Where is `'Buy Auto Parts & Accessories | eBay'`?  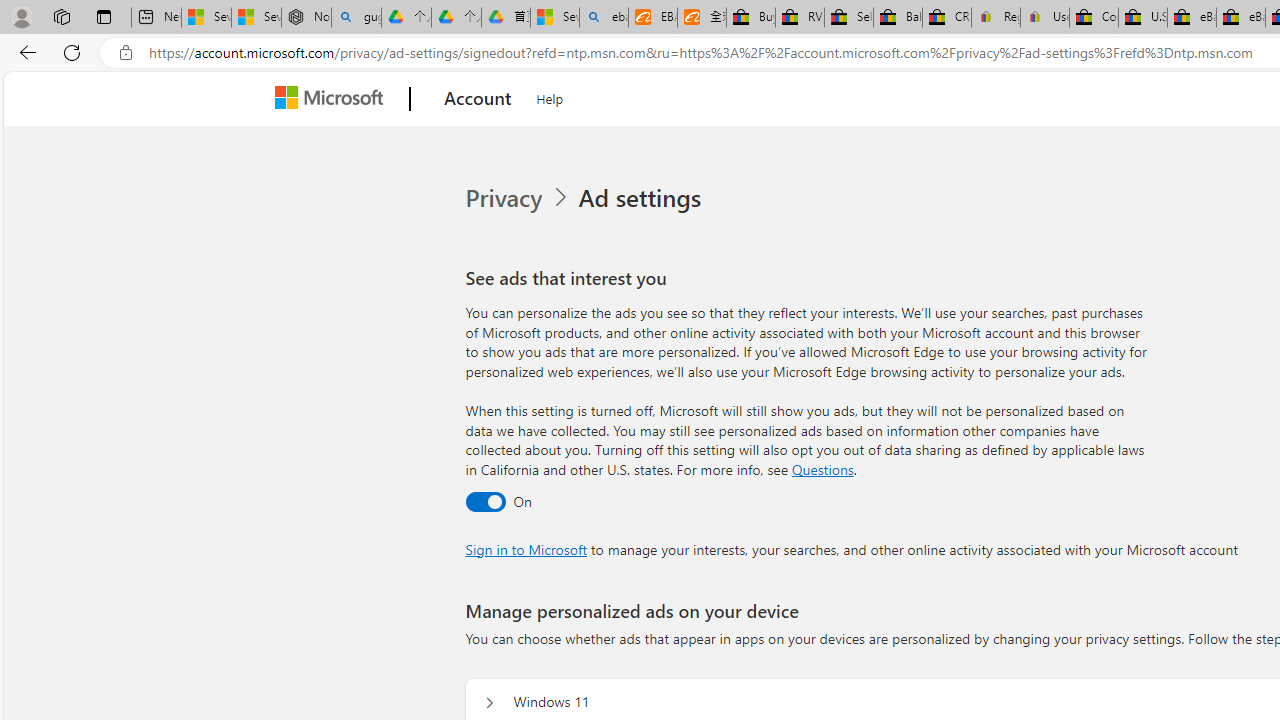
'Buy Auto Parts & Accessories | eBay' is located at coordinates (749, 17).